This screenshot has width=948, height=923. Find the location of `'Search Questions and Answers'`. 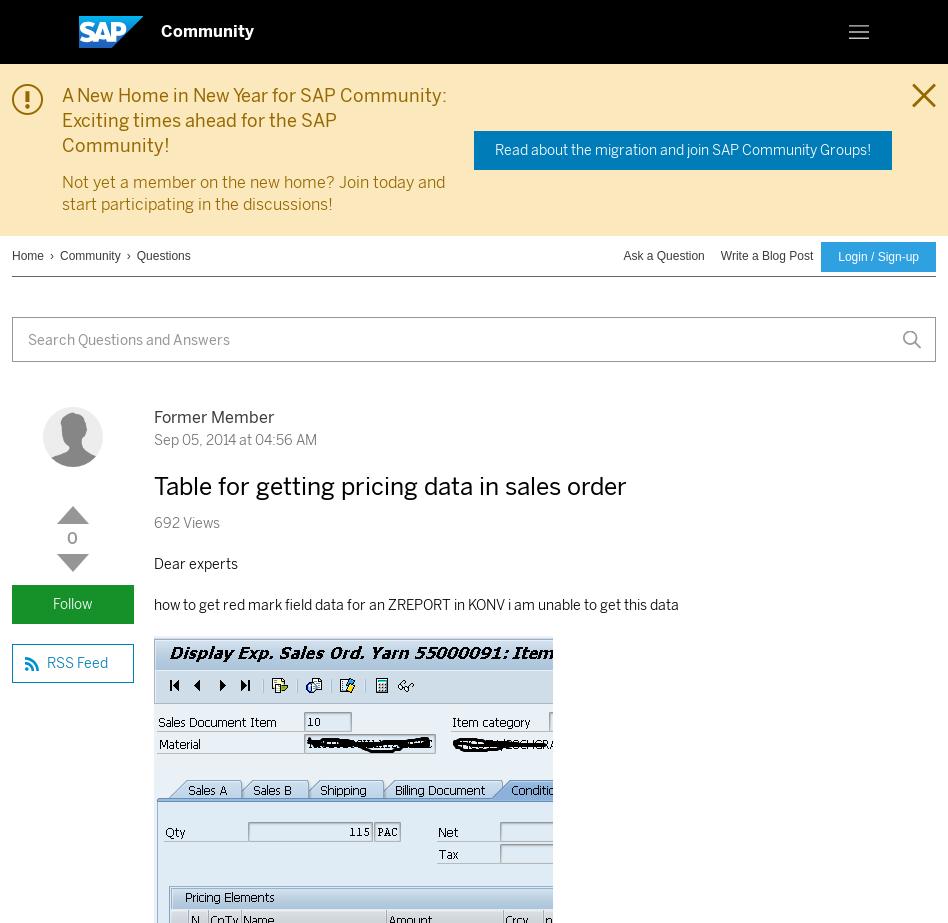

'Search Questions and Answers' is located at coordinates (128, 339).